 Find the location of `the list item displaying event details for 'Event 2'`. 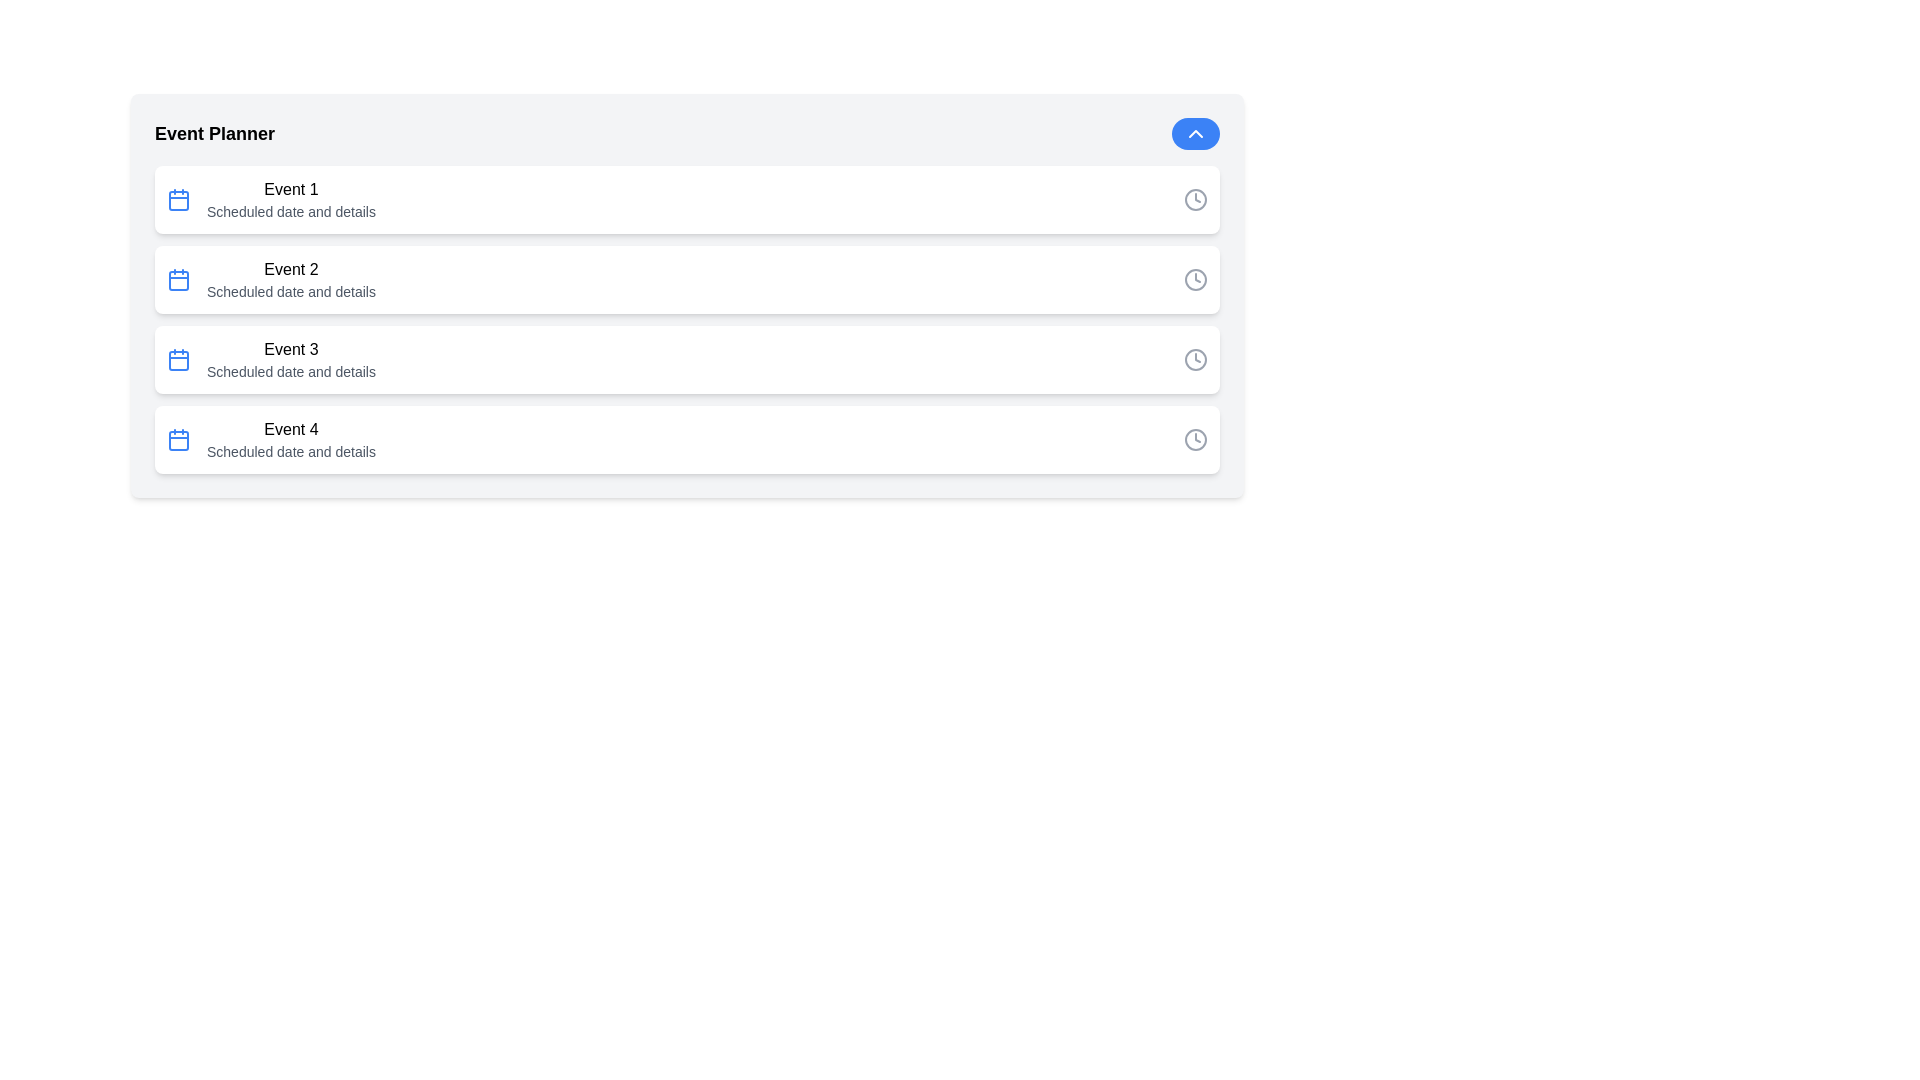

the list item displaying event details for 'Event 2' is located at coordinates (687, 280).